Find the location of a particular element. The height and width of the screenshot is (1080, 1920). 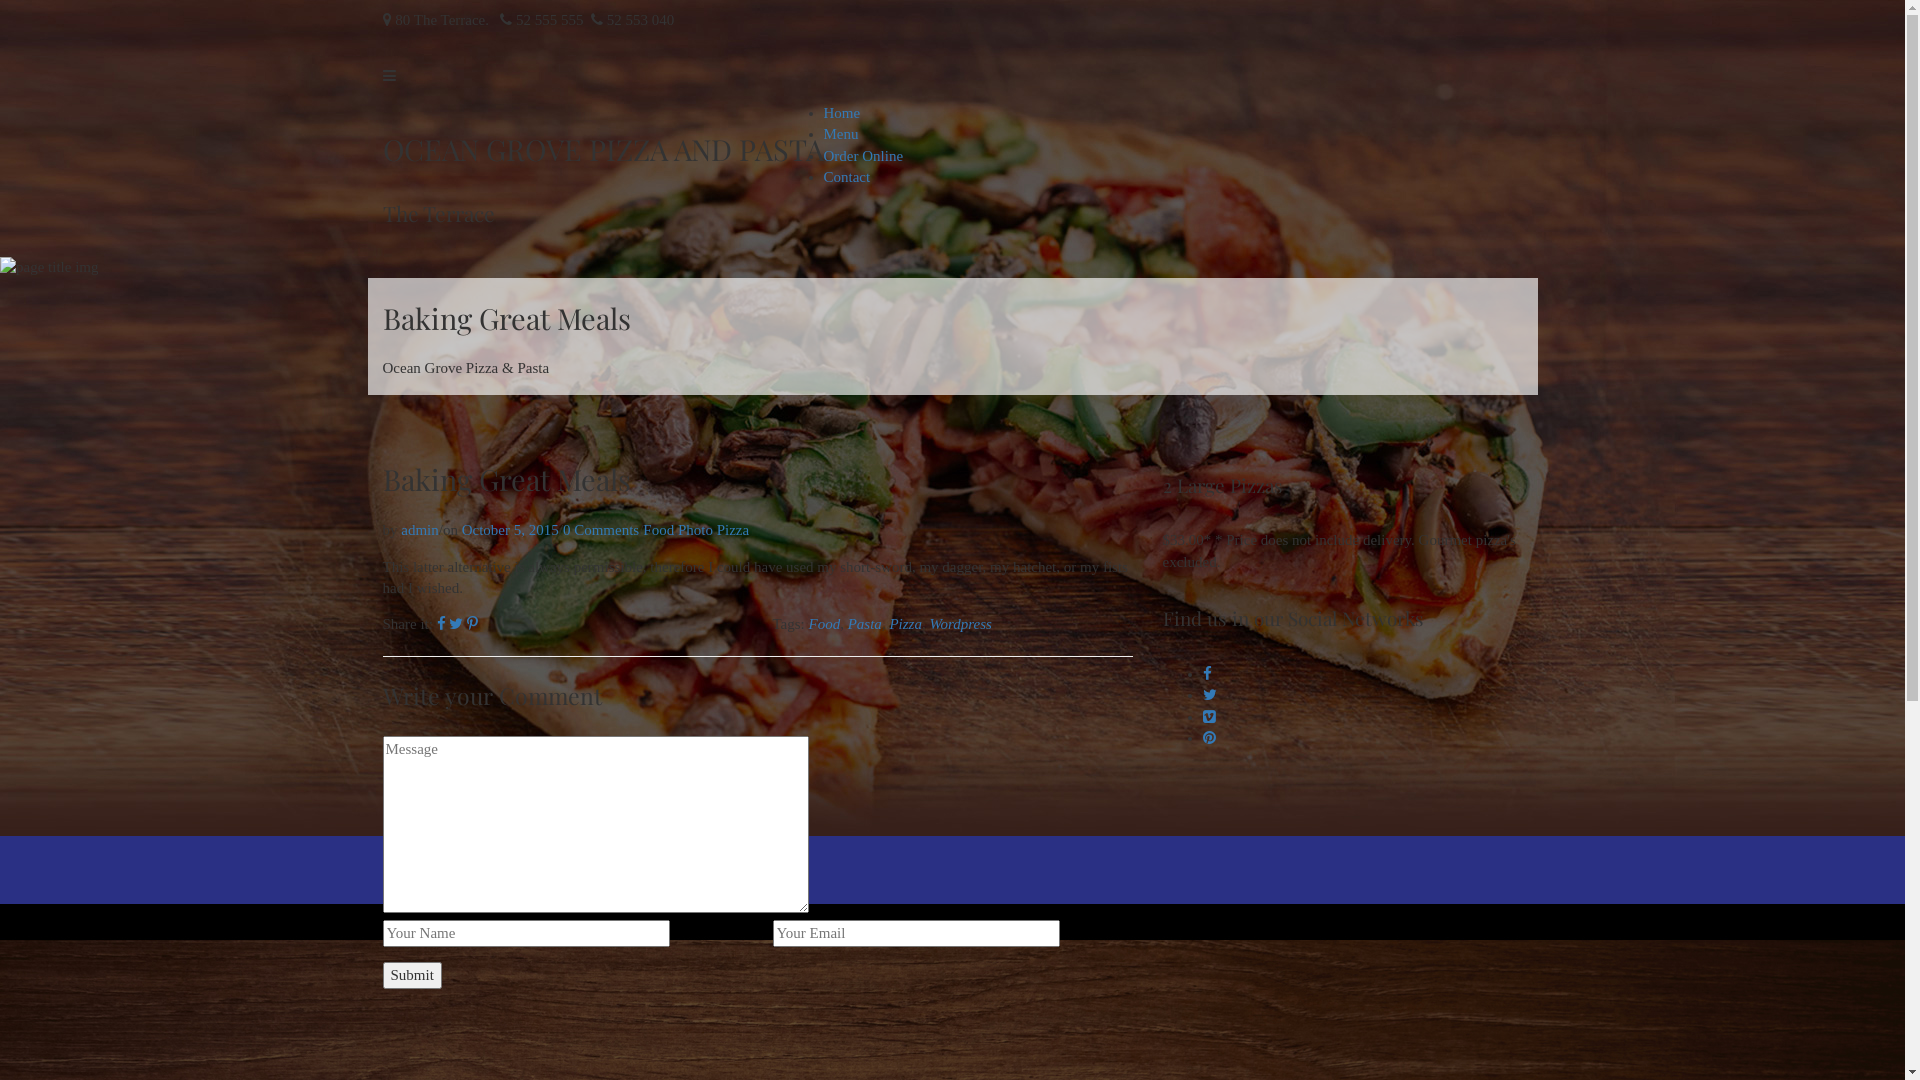

'Photo' is located at coordinates (695, 528).